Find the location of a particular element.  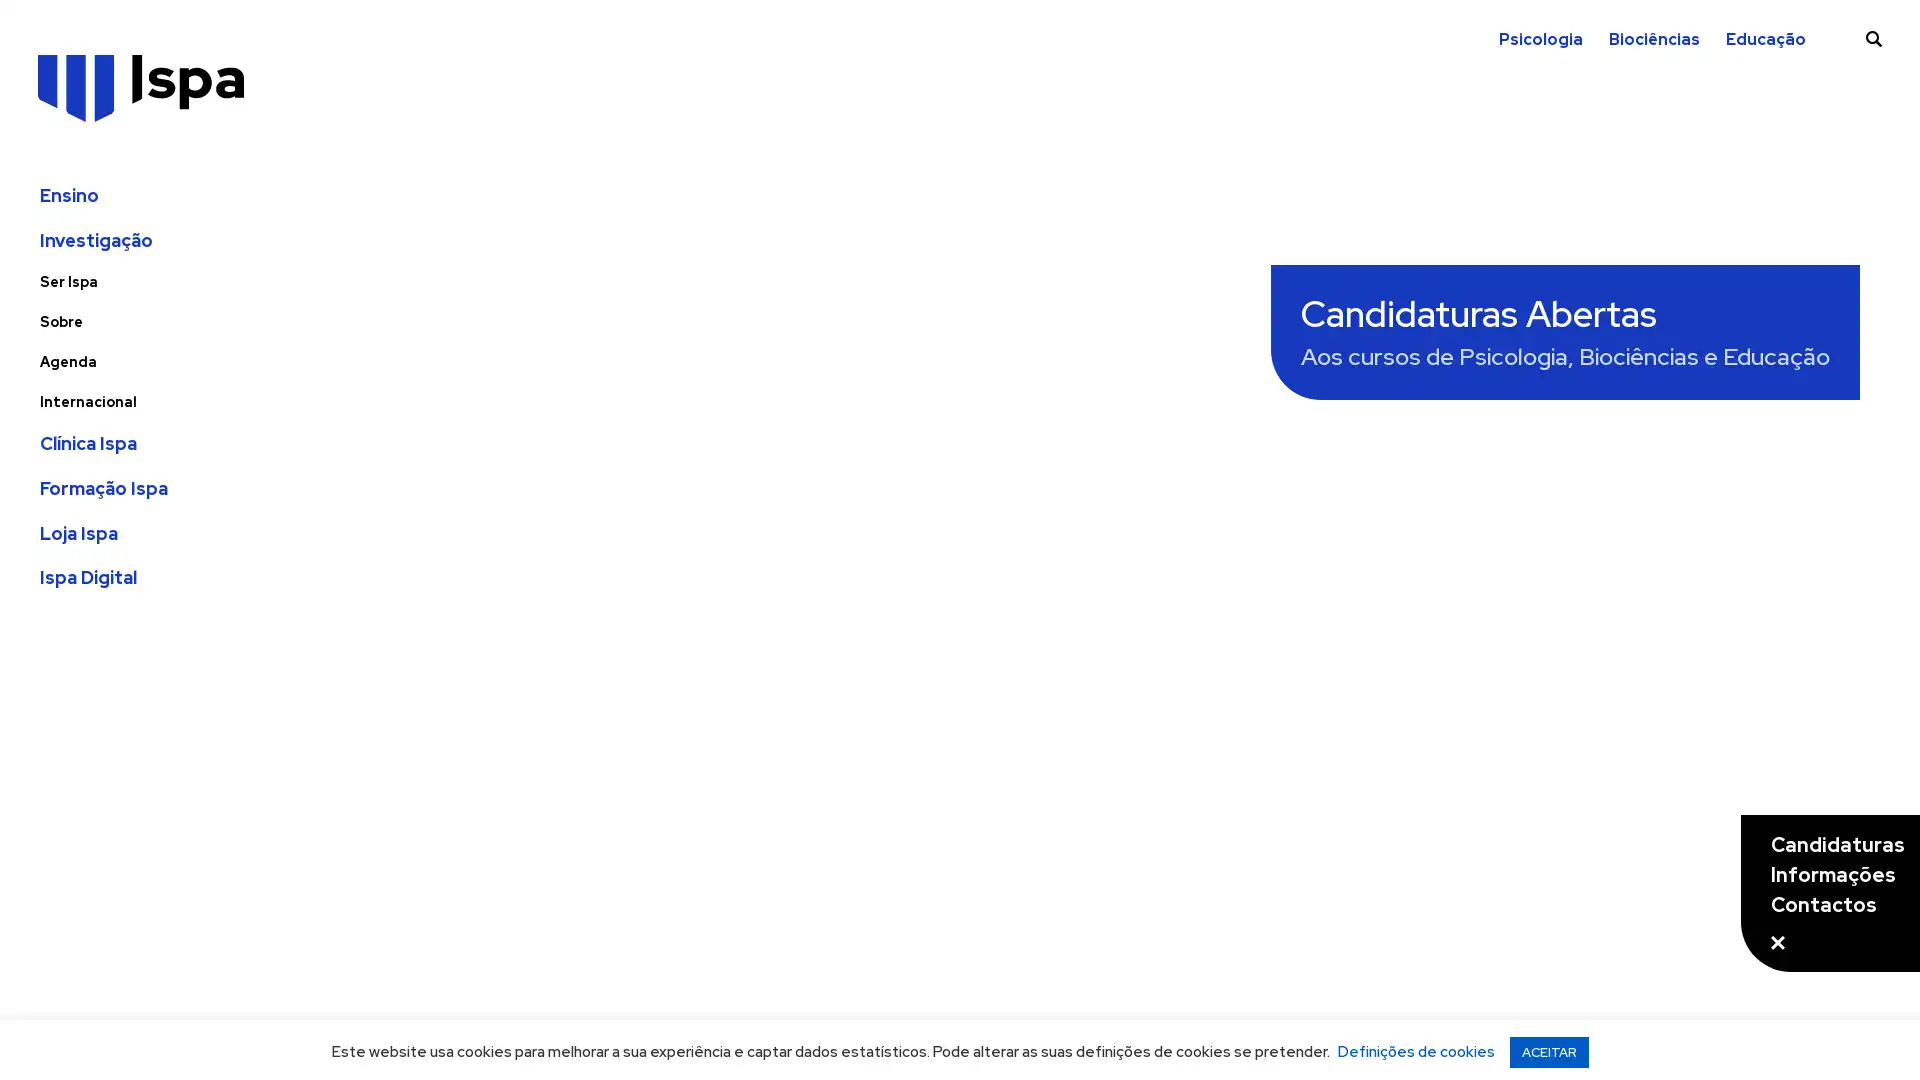

Definicoes de cookies is located at coordinates (1414, 1051).